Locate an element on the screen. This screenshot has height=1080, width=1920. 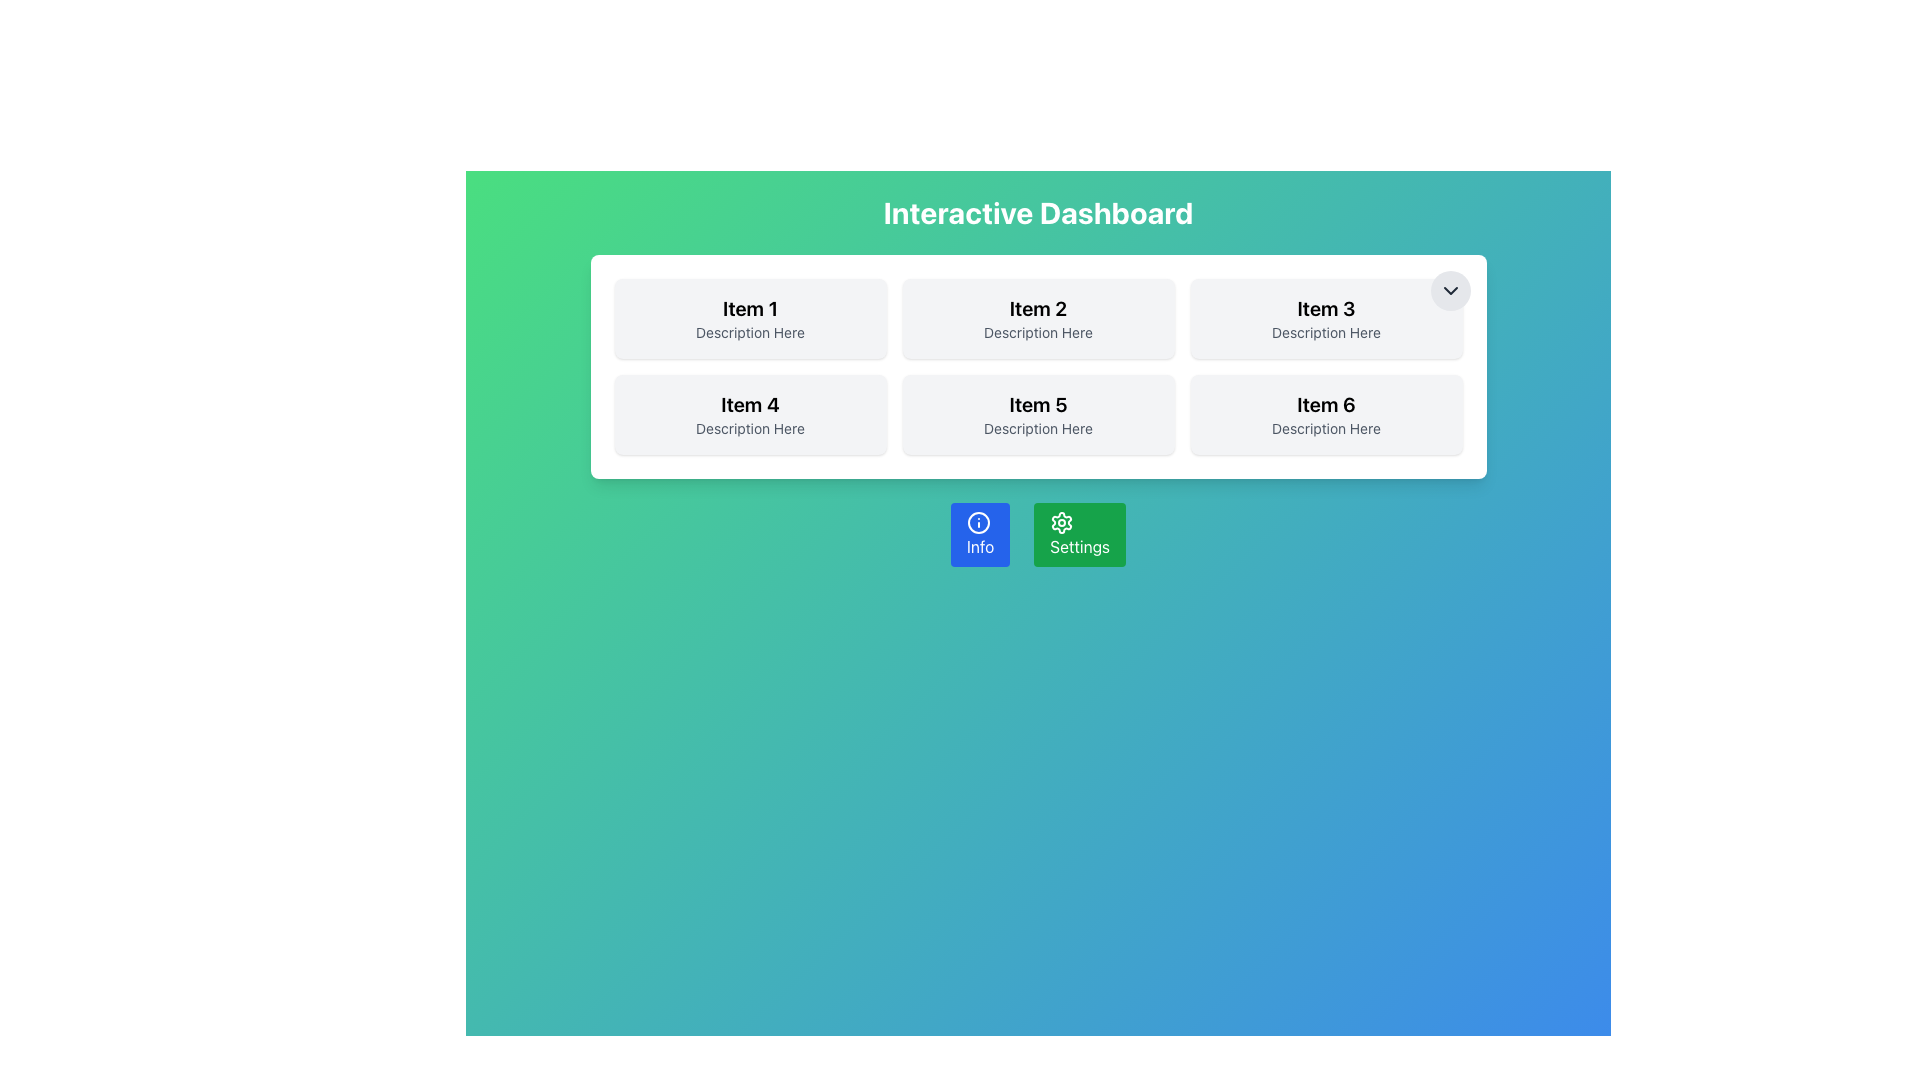
the Icon (SVG) that represents additional information within the 'Info' button located in the lower middle section of the interface is located at coordinates (979, 522).